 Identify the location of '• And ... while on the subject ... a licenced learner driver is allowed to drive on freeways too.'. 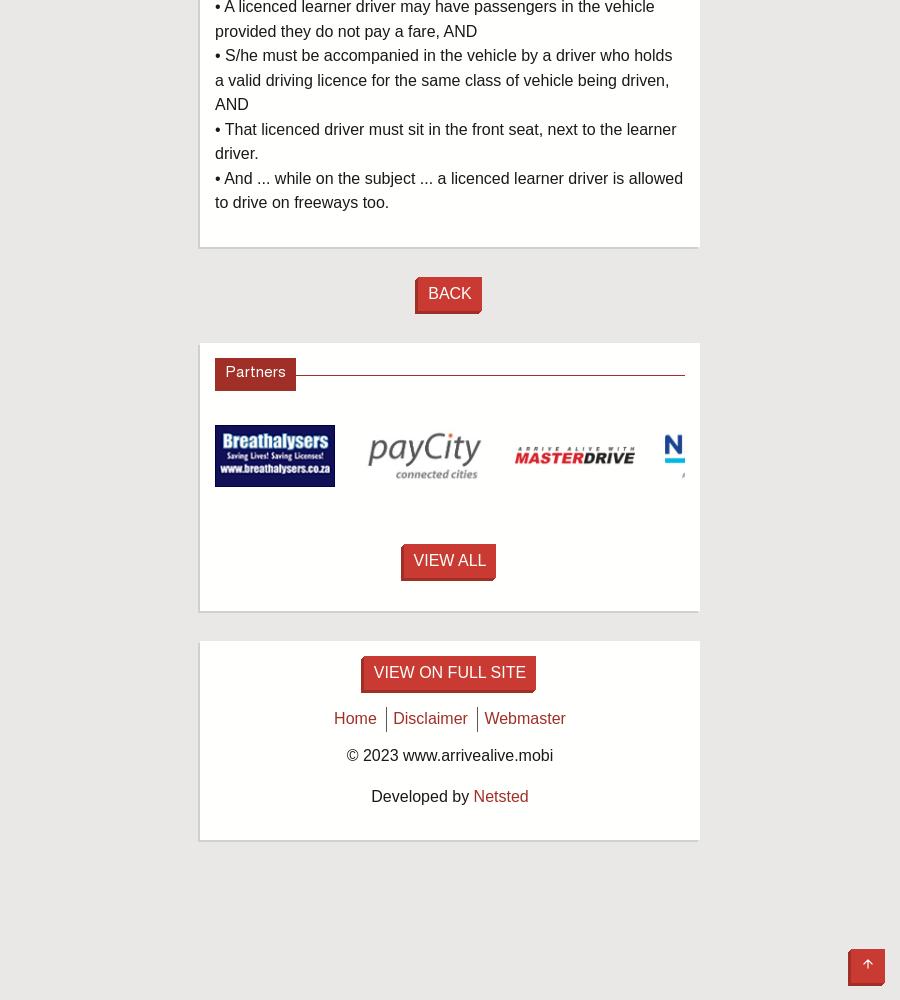
(449, 189).